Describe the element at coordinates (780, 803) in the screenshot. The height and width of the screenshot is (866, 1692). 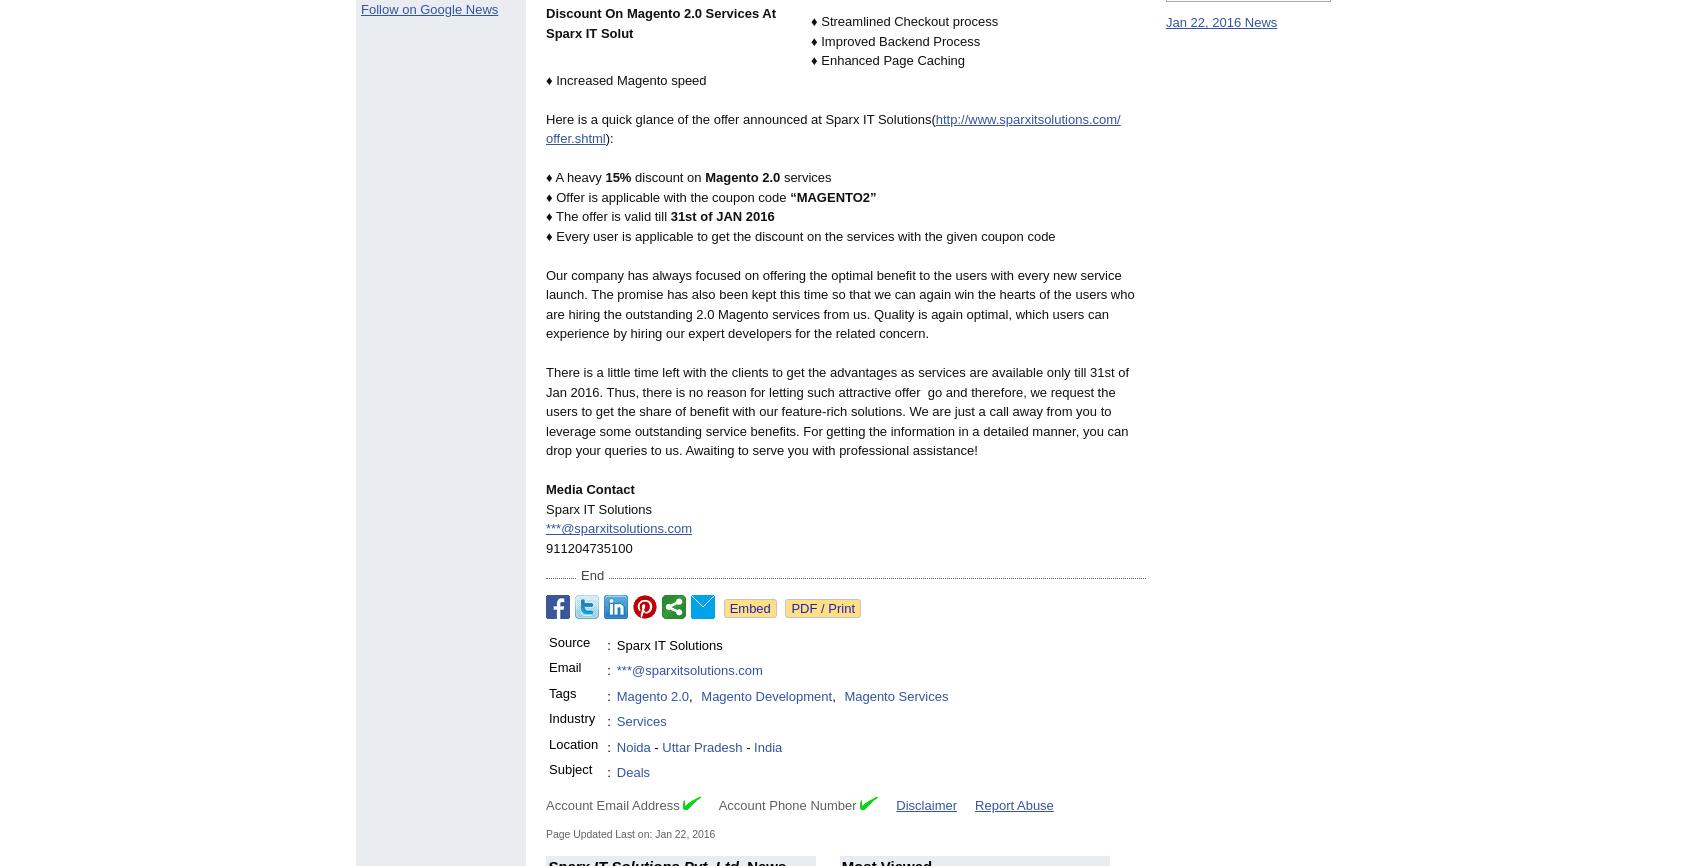
I see `'Account Phone Number'` at that location.